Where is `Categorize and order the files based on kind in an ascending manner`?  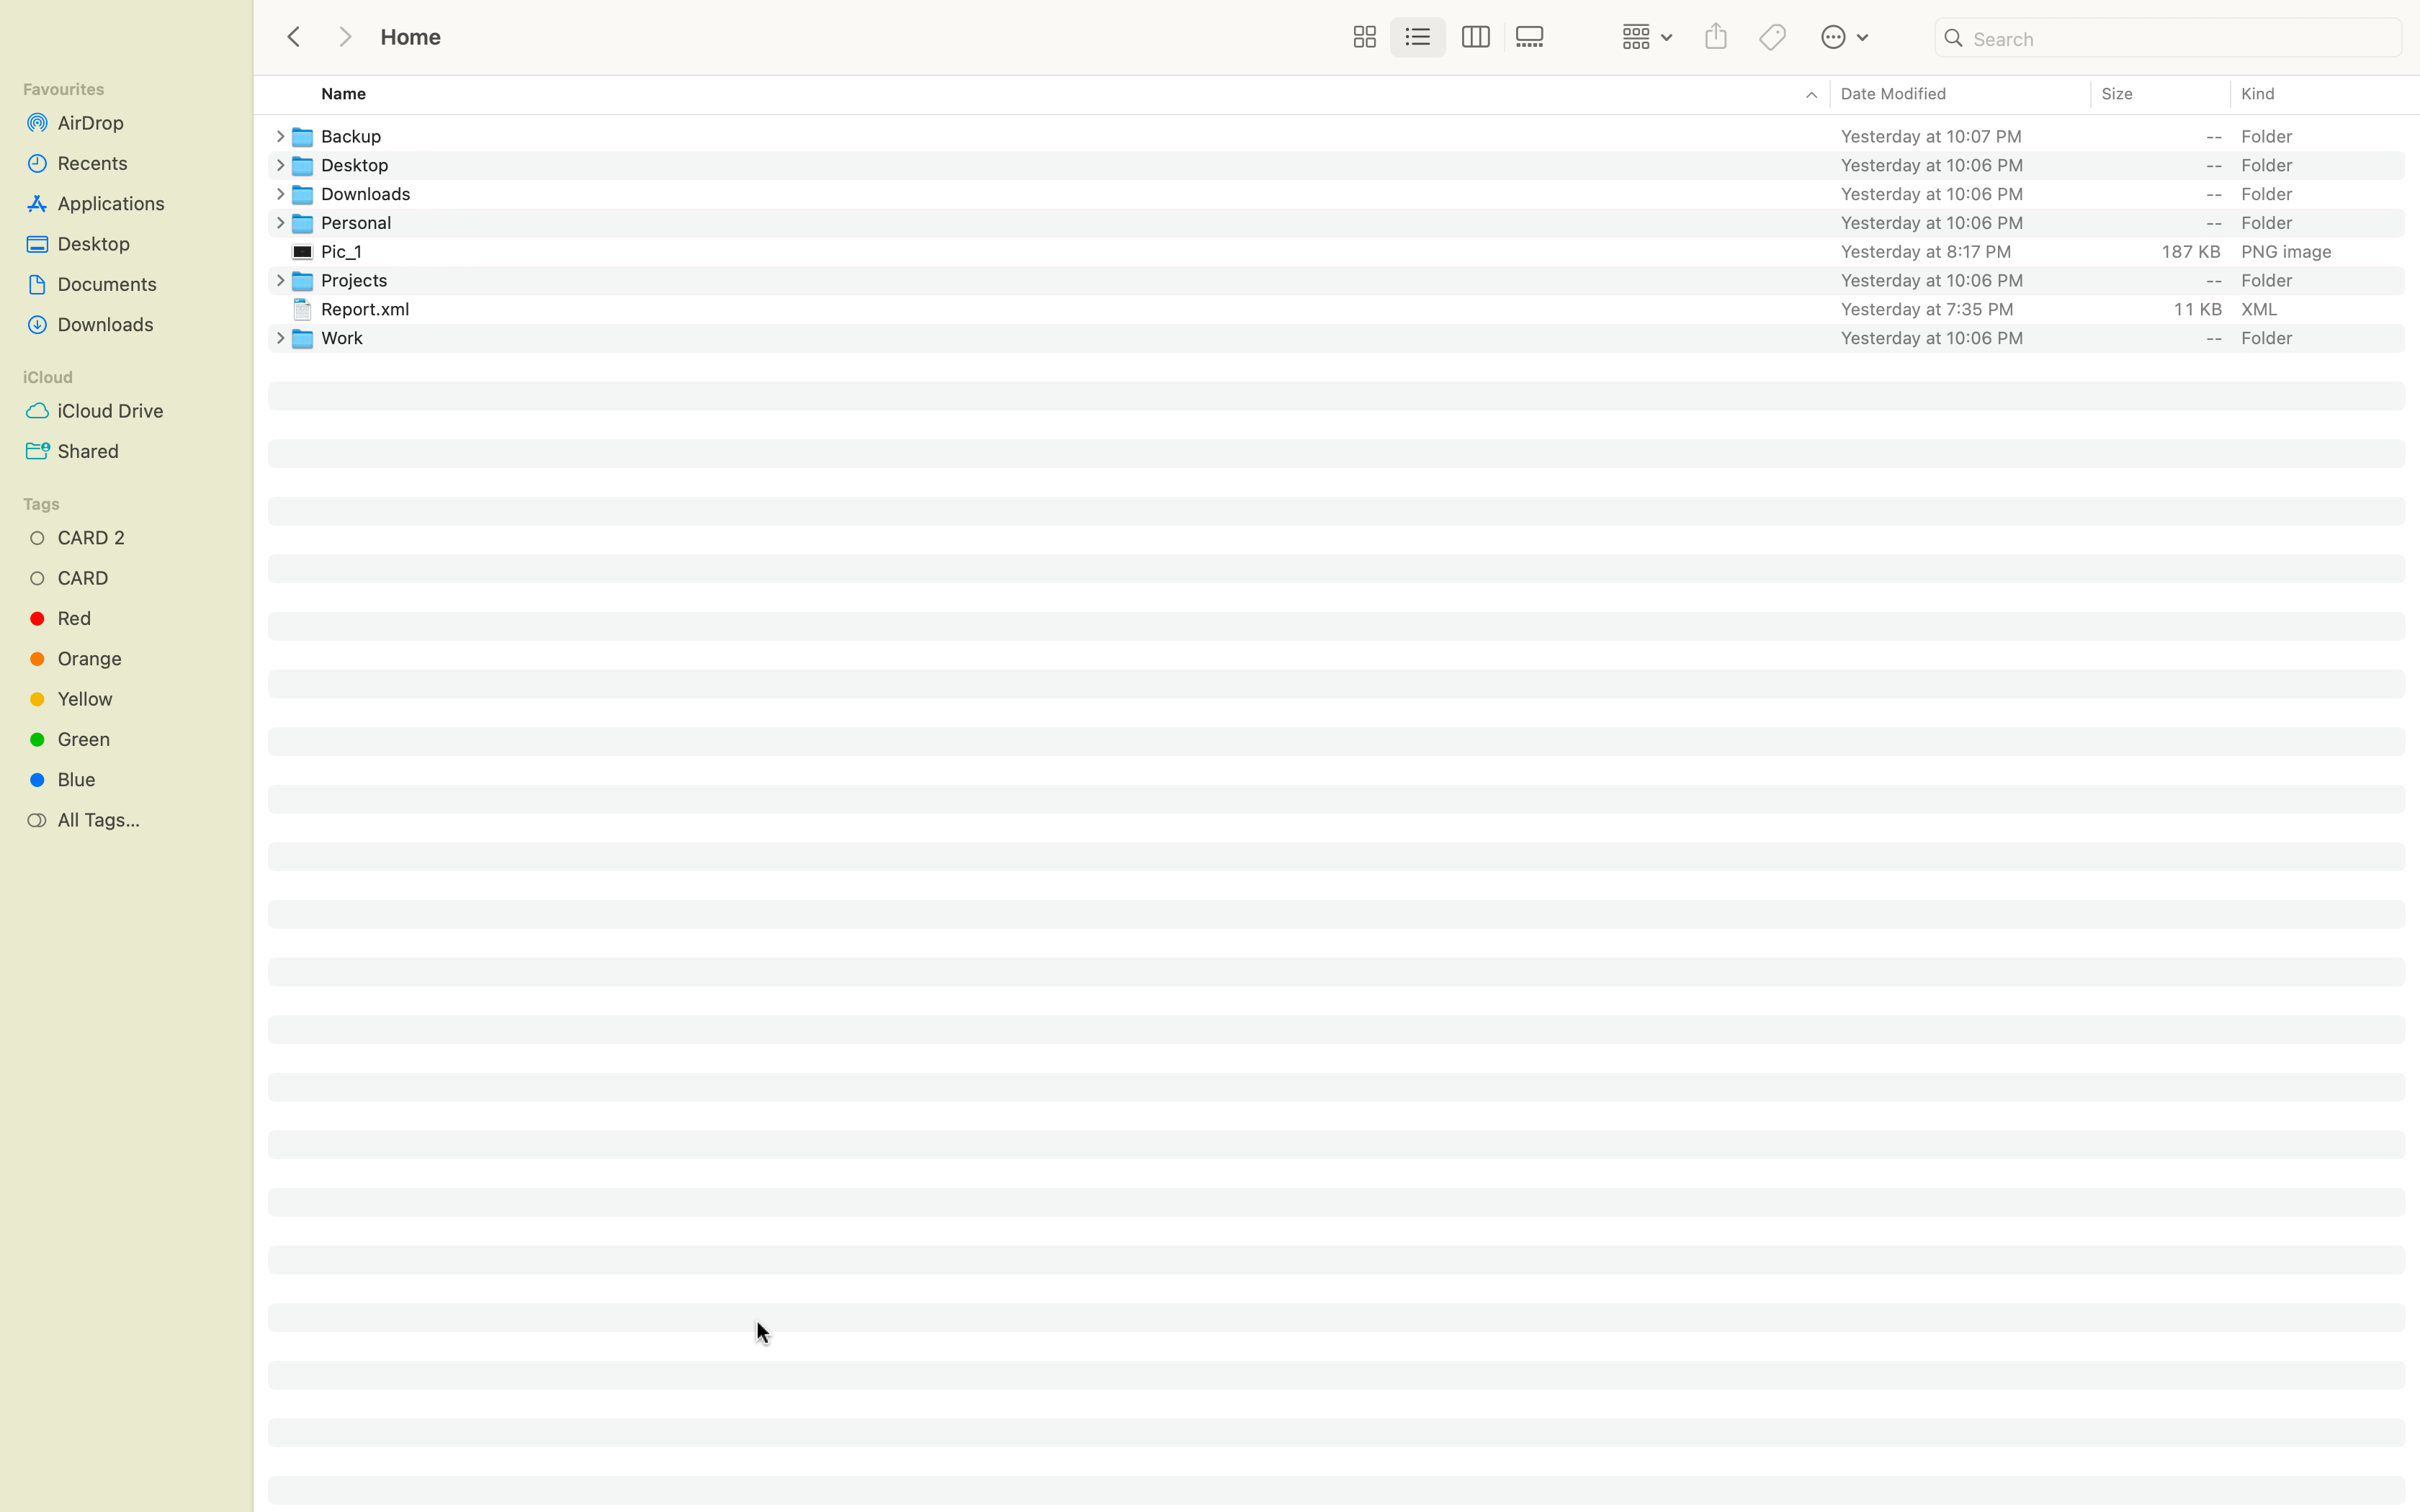
Categorize and order the files based on kind in an ascending manner is located at coordinates (2313, 94).